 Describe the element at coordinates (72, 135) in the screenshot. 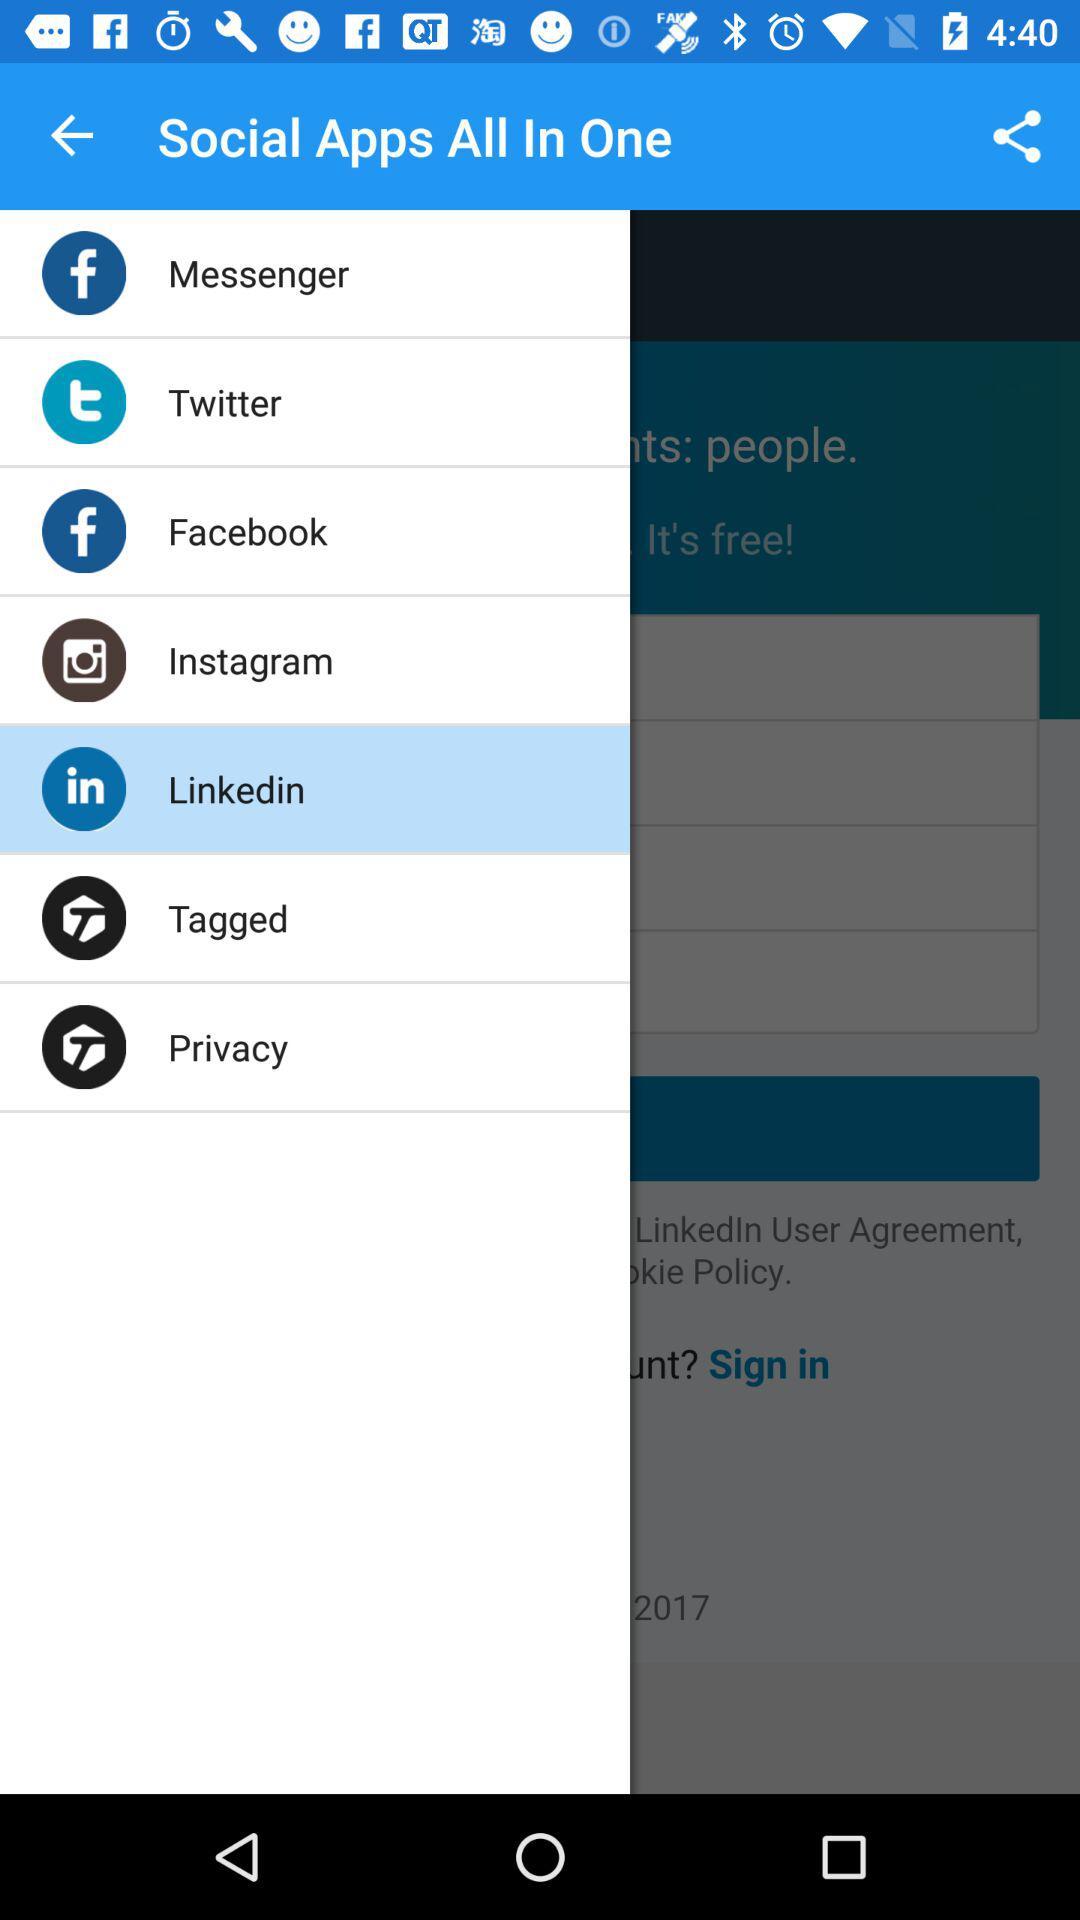

I see `app next to the social apps all app` at that location.